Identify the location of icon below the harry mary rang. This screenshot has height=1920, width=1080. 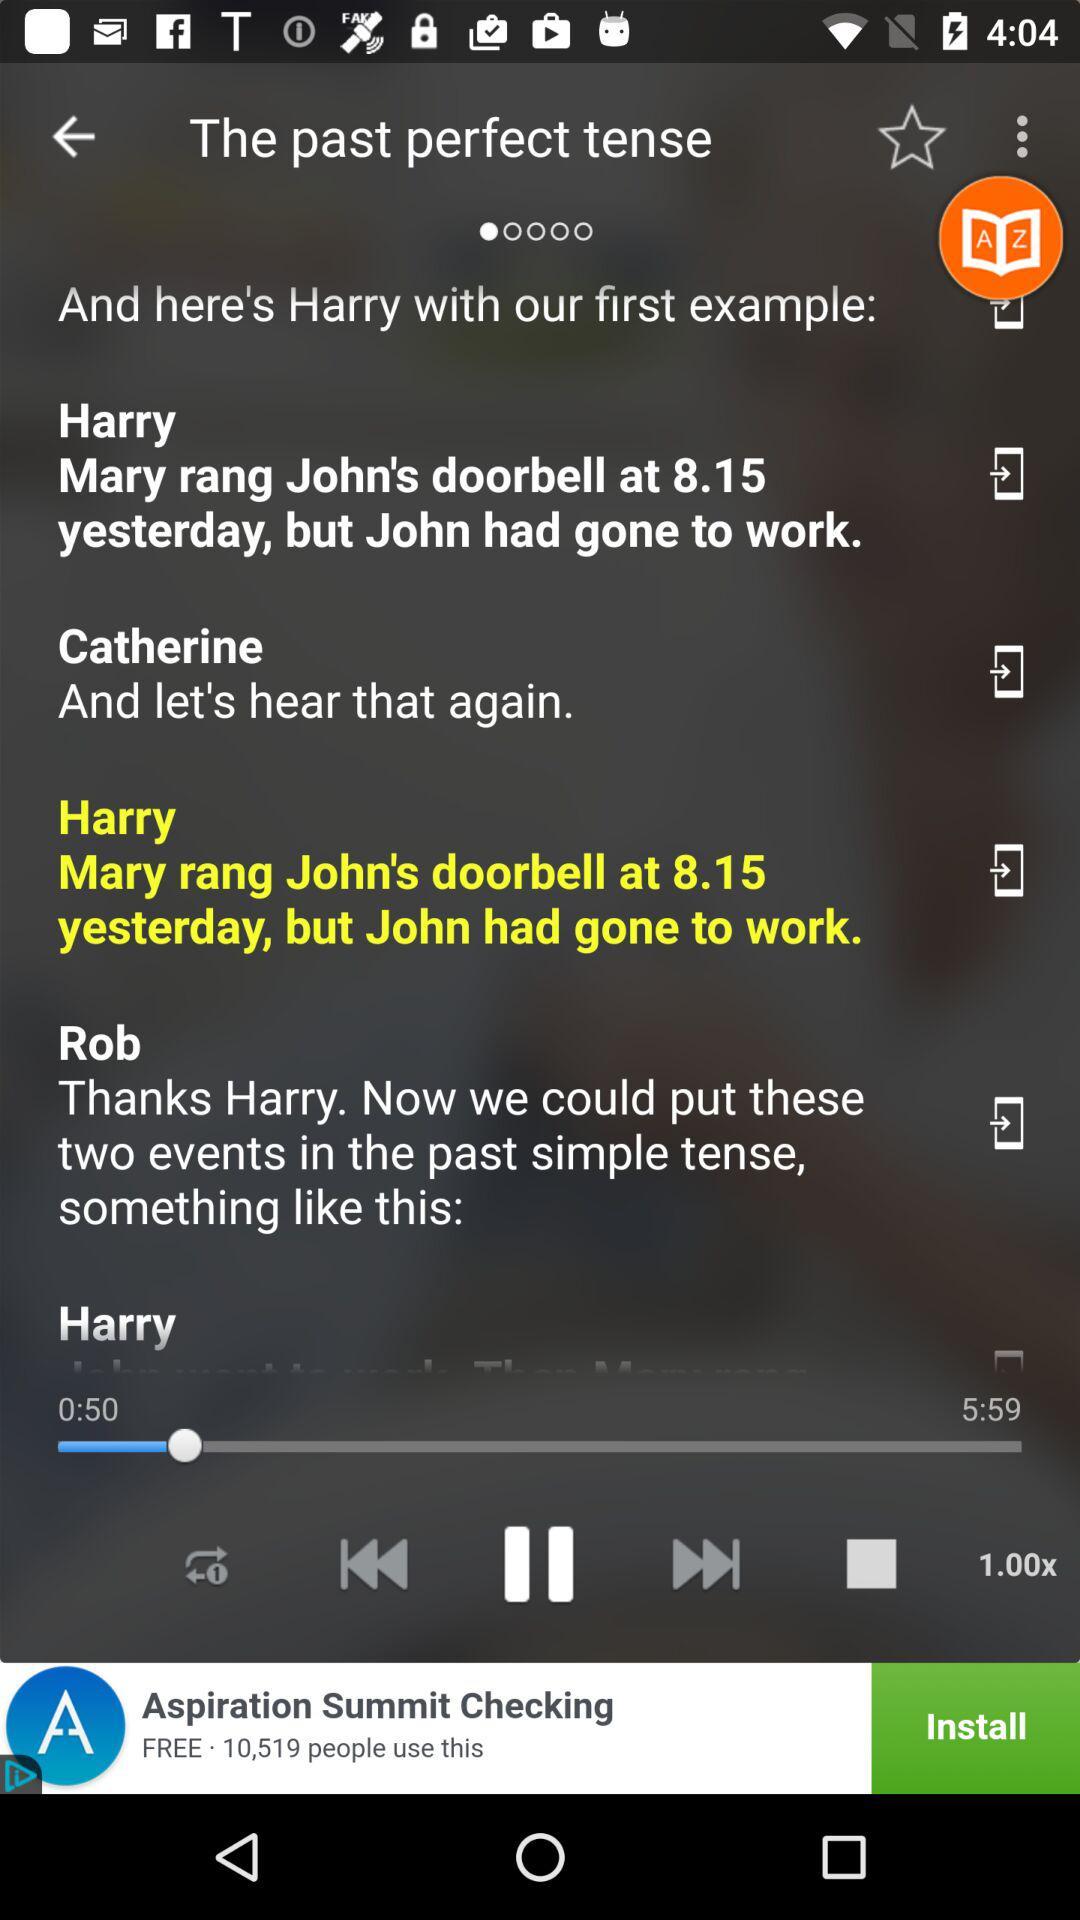
(499, 1123).